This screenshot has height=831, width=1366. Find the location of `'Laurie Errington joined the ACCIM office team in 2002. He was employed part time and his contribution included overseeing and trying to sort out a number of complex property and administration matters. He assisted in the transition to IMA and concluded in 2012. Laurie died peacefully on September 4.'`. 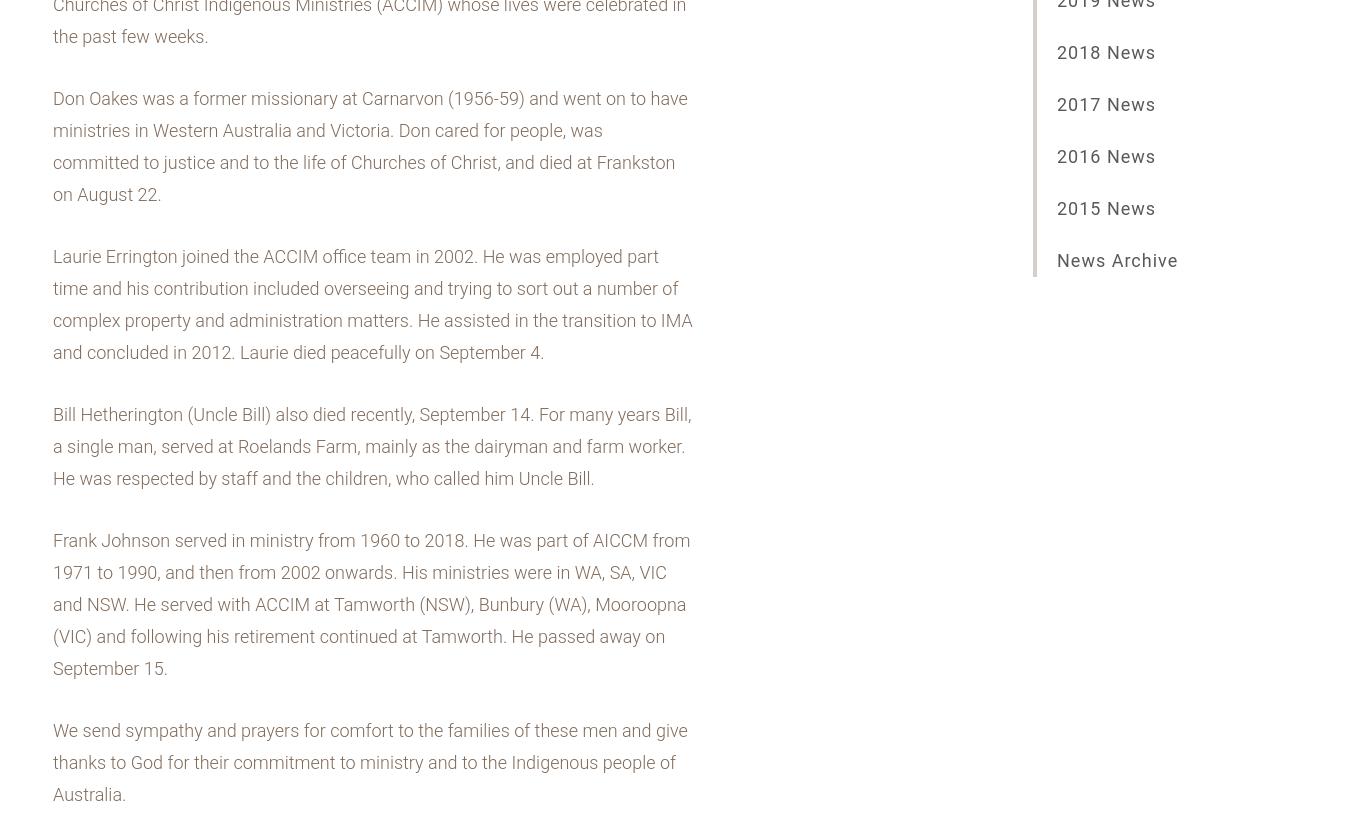

'Laurie Errington joined the ACCIM office team in 2002. He was employed part time and his contribution included overseeing and trying to sort out a number of complex property and administration matters. He assisted in the transition to IMA and concluded in 2012. Laurie died peacefully on September 4.' is located at coordinates (371, 304).